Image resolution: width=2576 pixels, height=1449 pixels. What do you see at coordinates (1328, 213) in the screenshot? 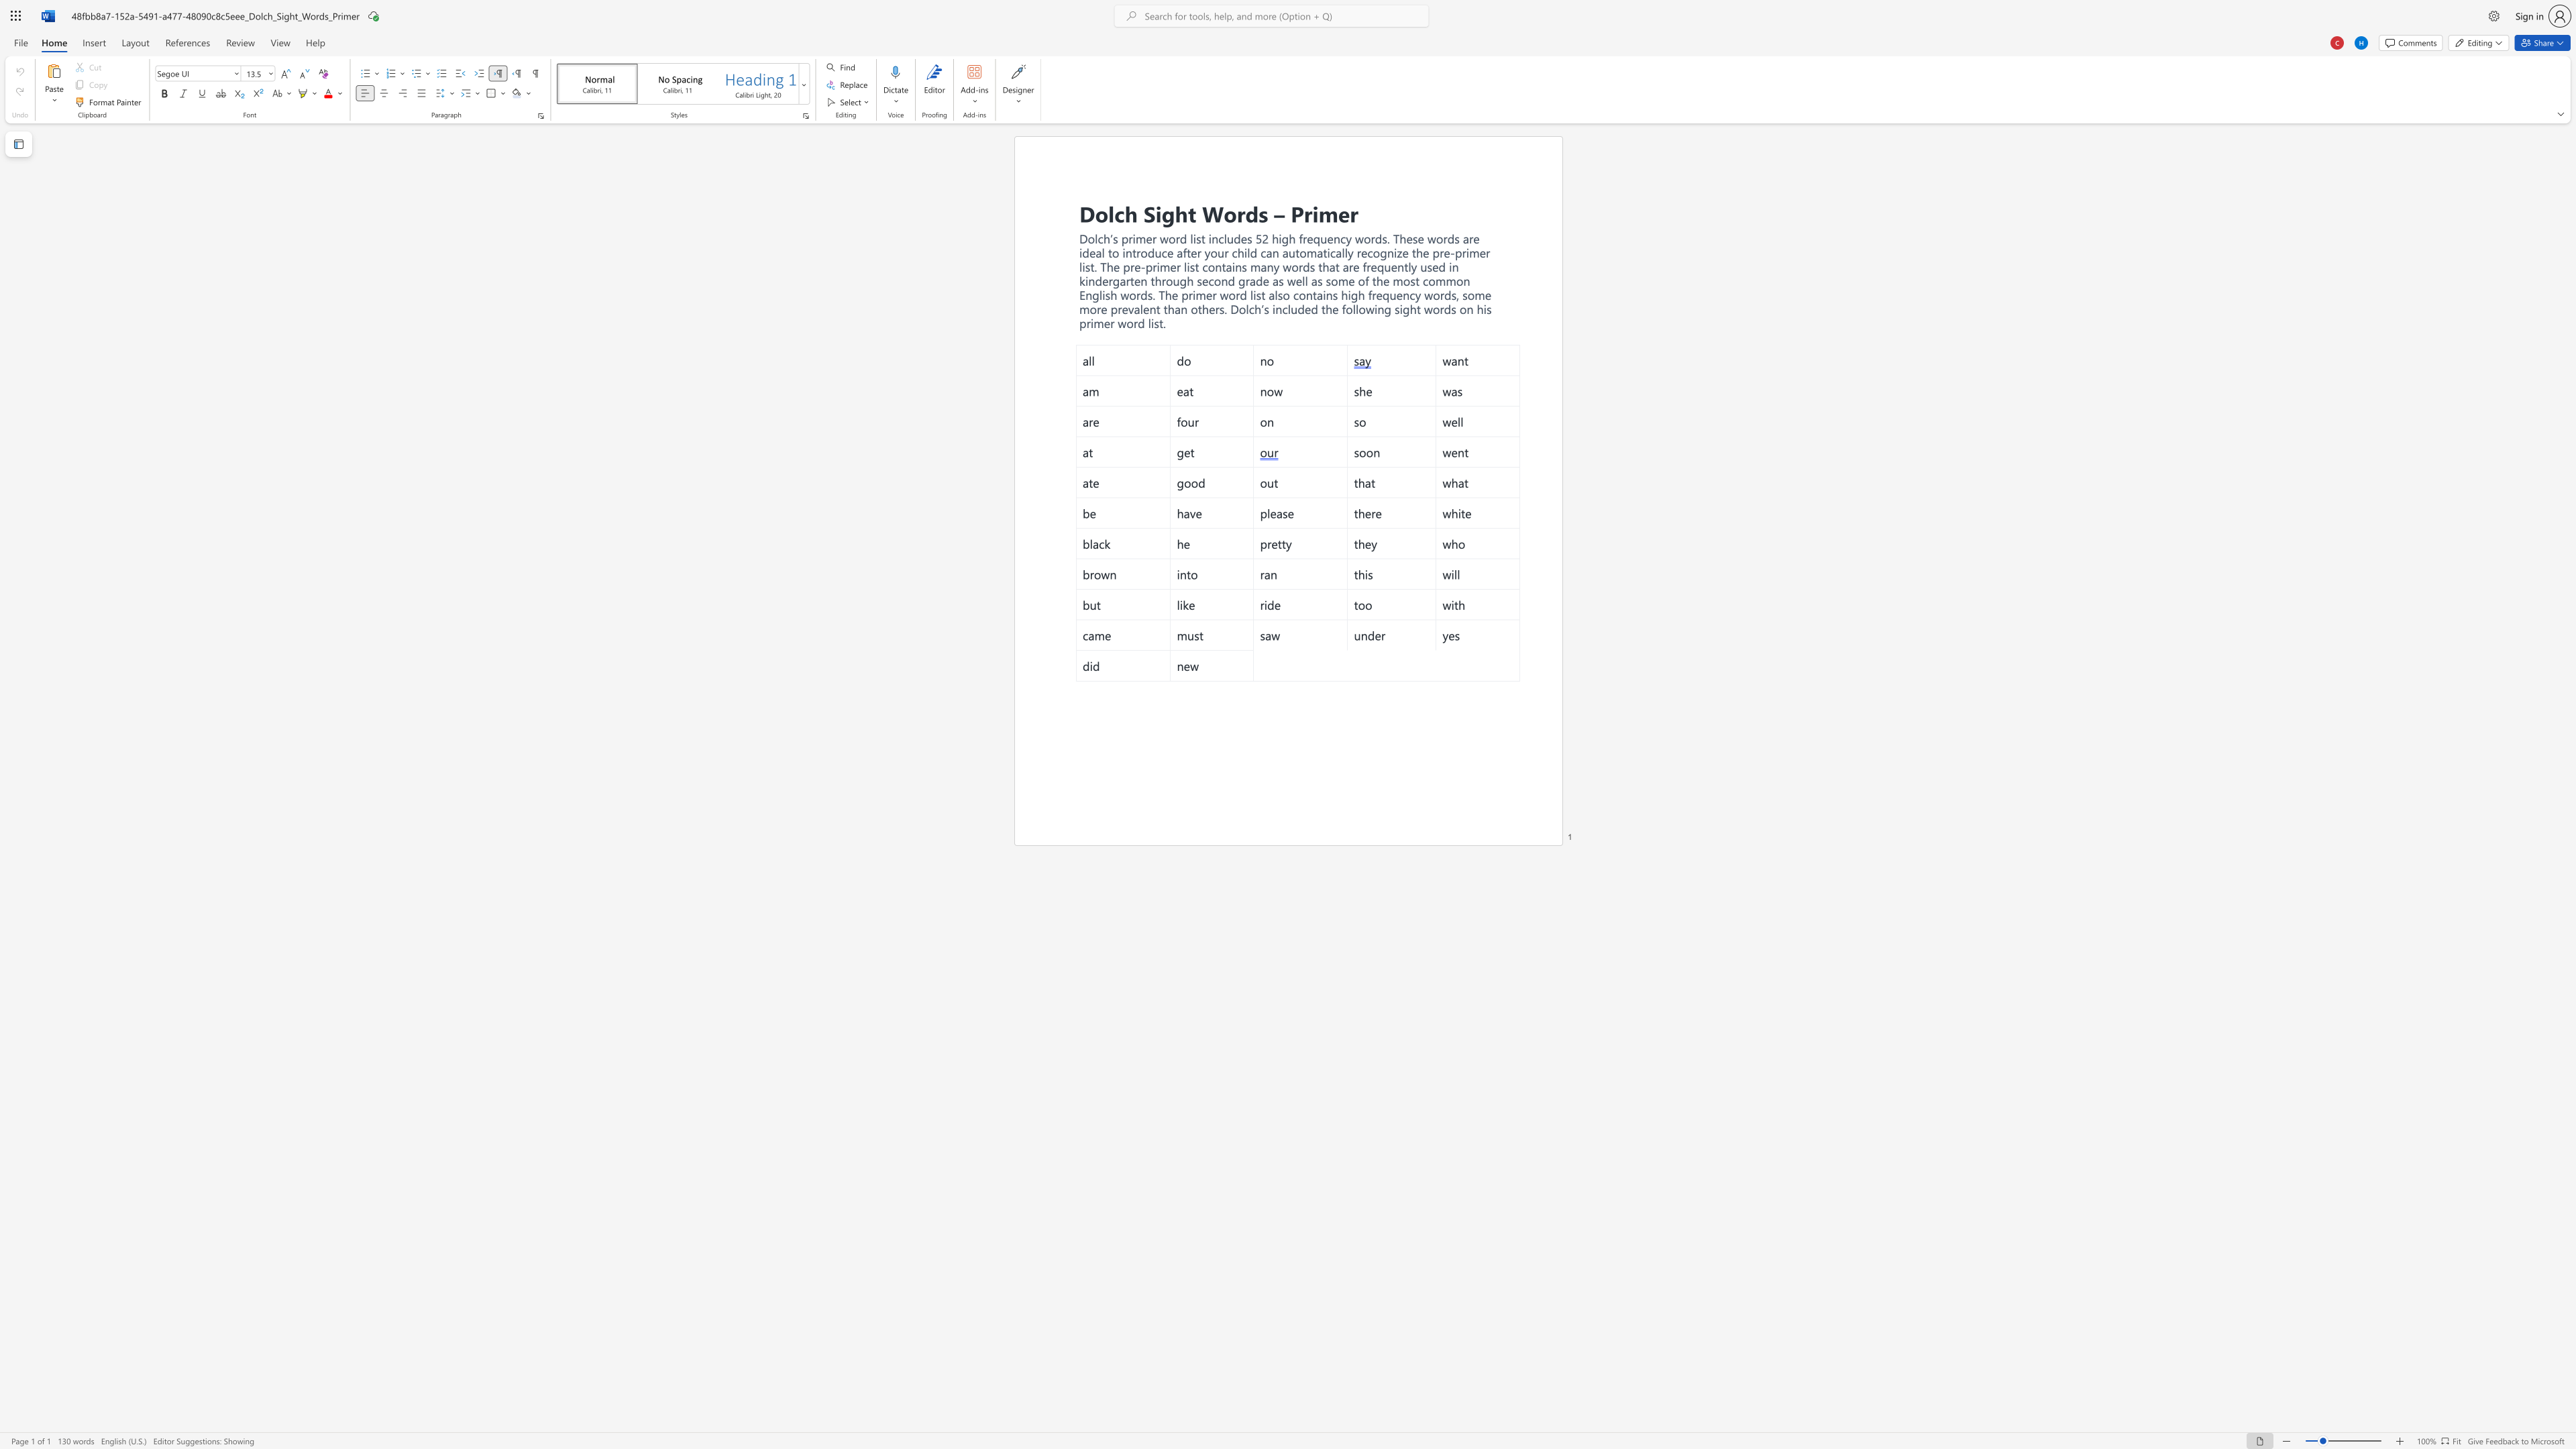
I see `the 1th character "m" in the text` at bounding box center [1328, 213].